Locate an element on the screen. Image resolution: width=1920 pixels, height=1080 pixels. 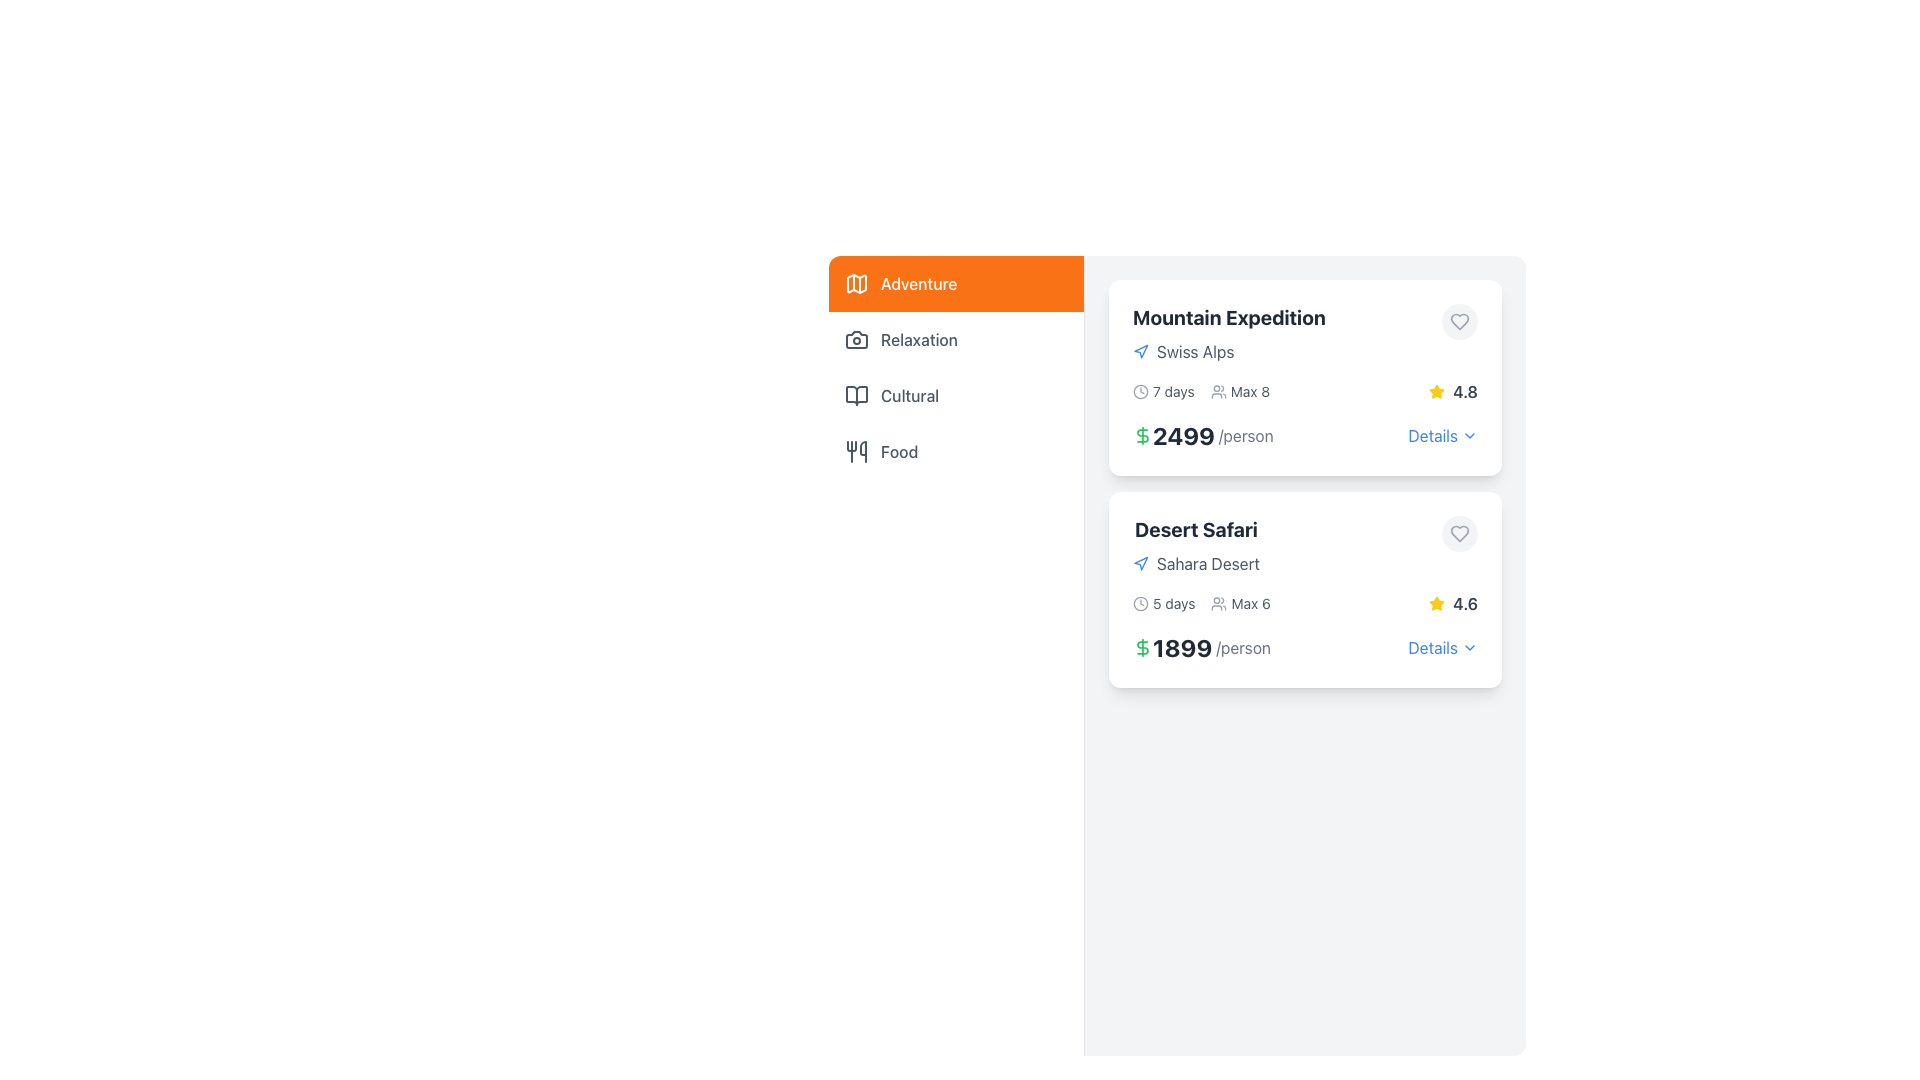
the static text label indicating the duration of the trip described in the 'Desert Safari' card, located below the header and adjacent to the group size and rating details is located at coordinates (1174, 603).